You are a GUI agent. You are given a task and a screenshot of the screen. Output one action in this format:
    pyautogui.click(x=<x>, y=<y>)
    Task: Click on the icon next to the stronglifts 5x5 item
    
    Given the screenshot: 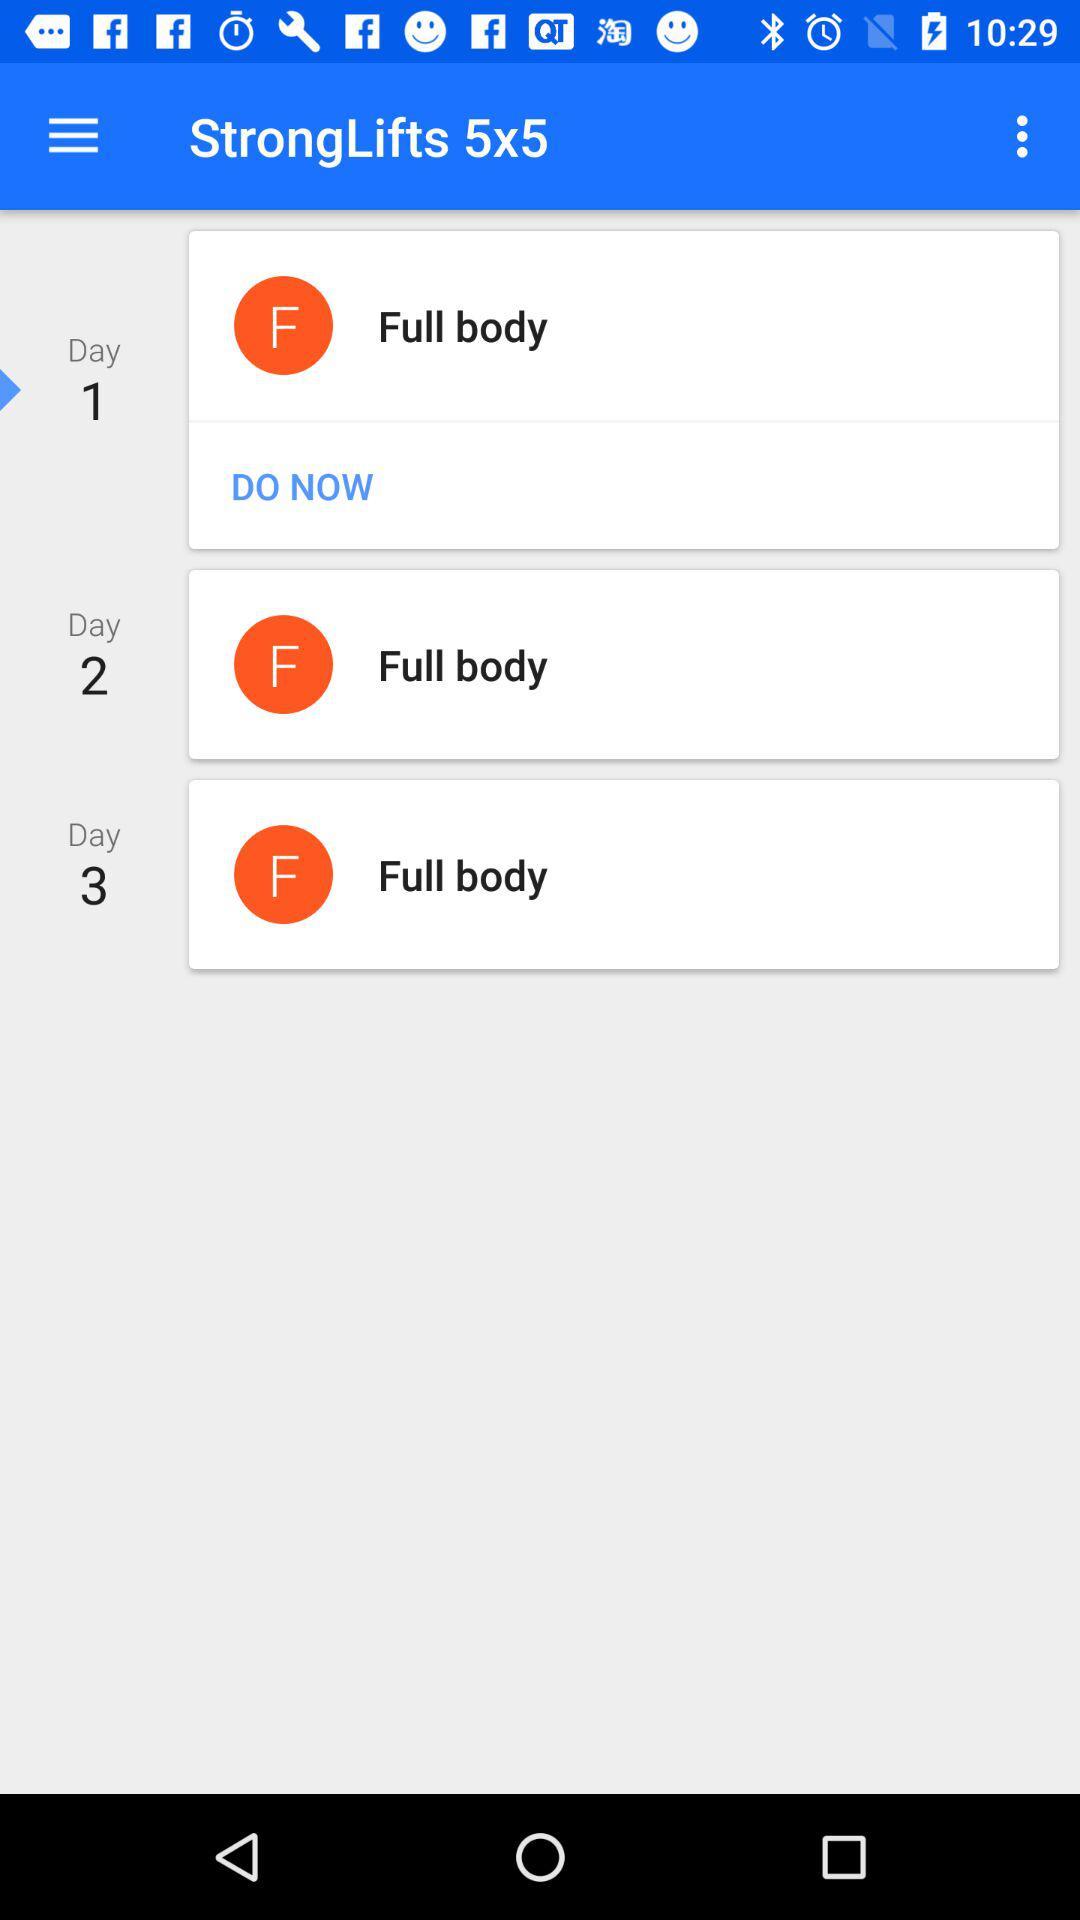 What is the action you would take?
    pyautogui.click(x=72, y=135)
    